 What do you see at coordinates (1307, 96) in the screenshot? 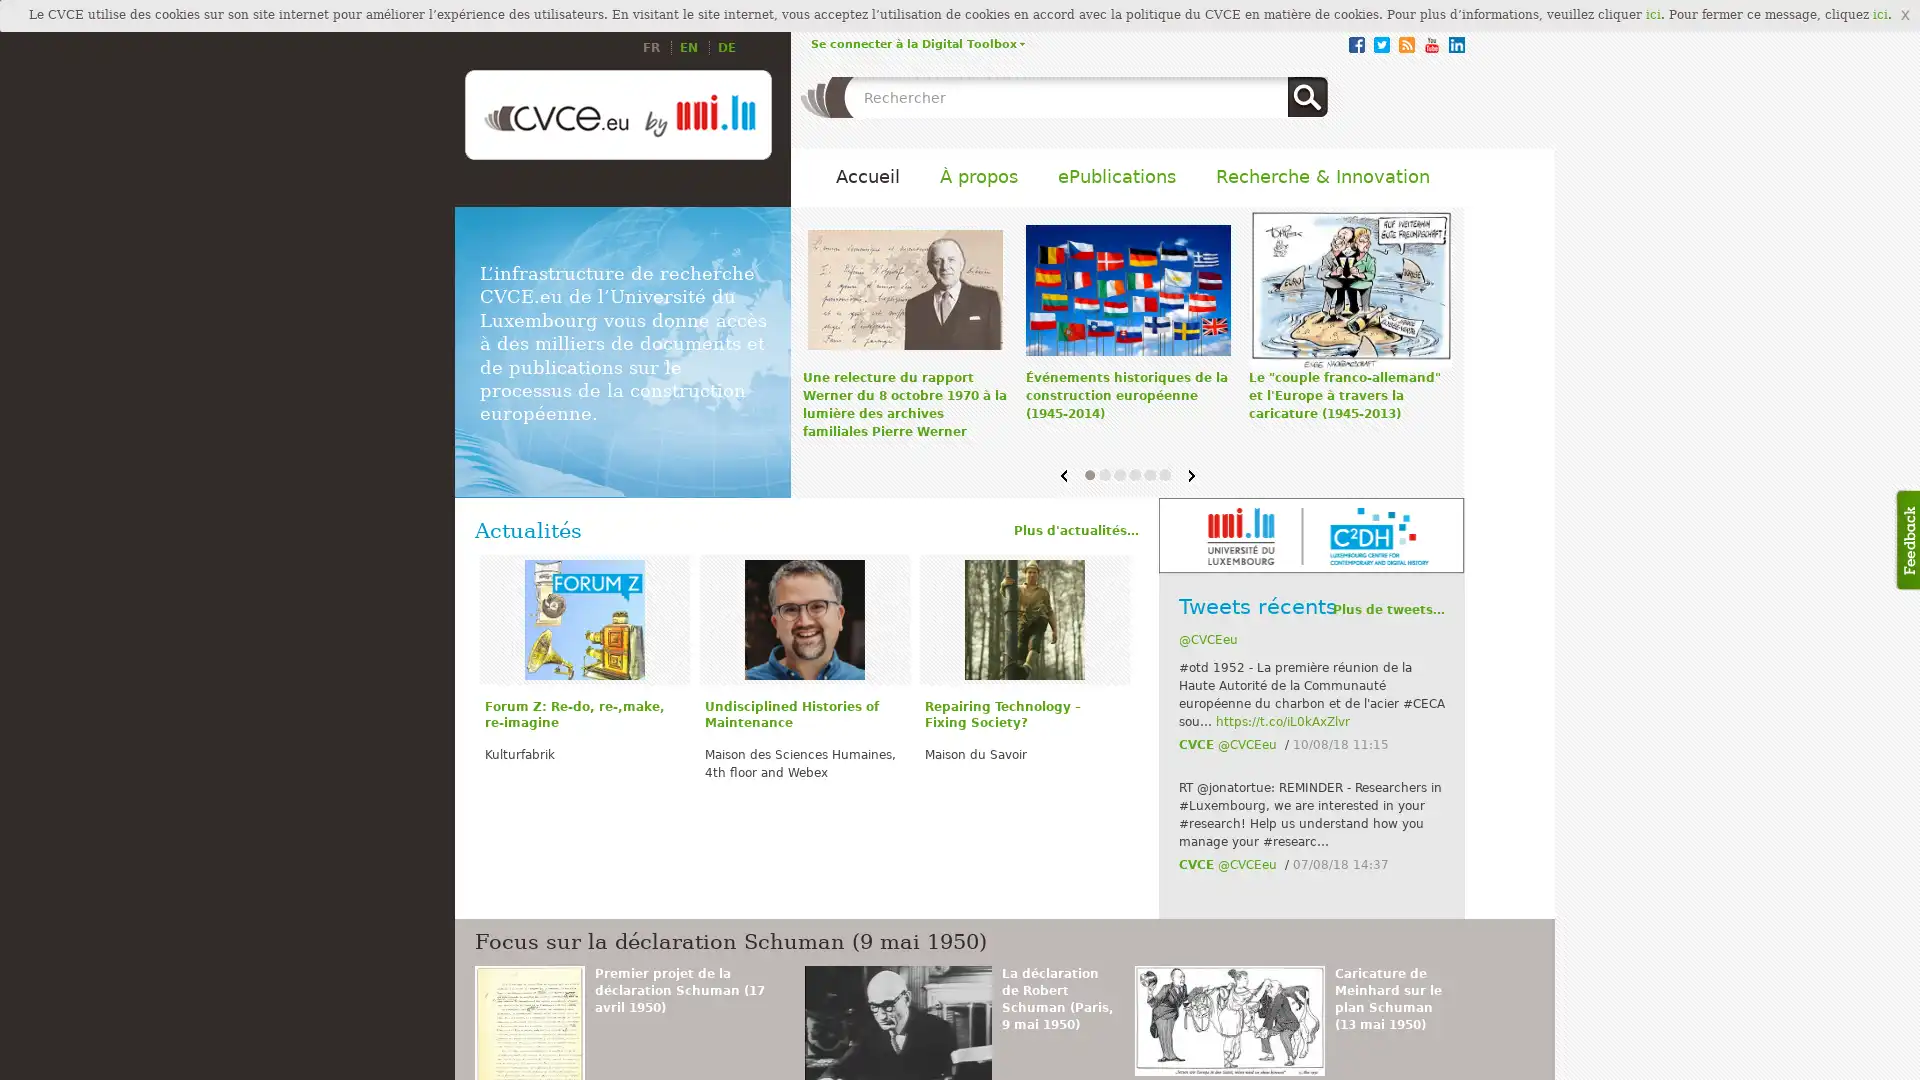
I see `Submit` at bounding box center [1307, 96].